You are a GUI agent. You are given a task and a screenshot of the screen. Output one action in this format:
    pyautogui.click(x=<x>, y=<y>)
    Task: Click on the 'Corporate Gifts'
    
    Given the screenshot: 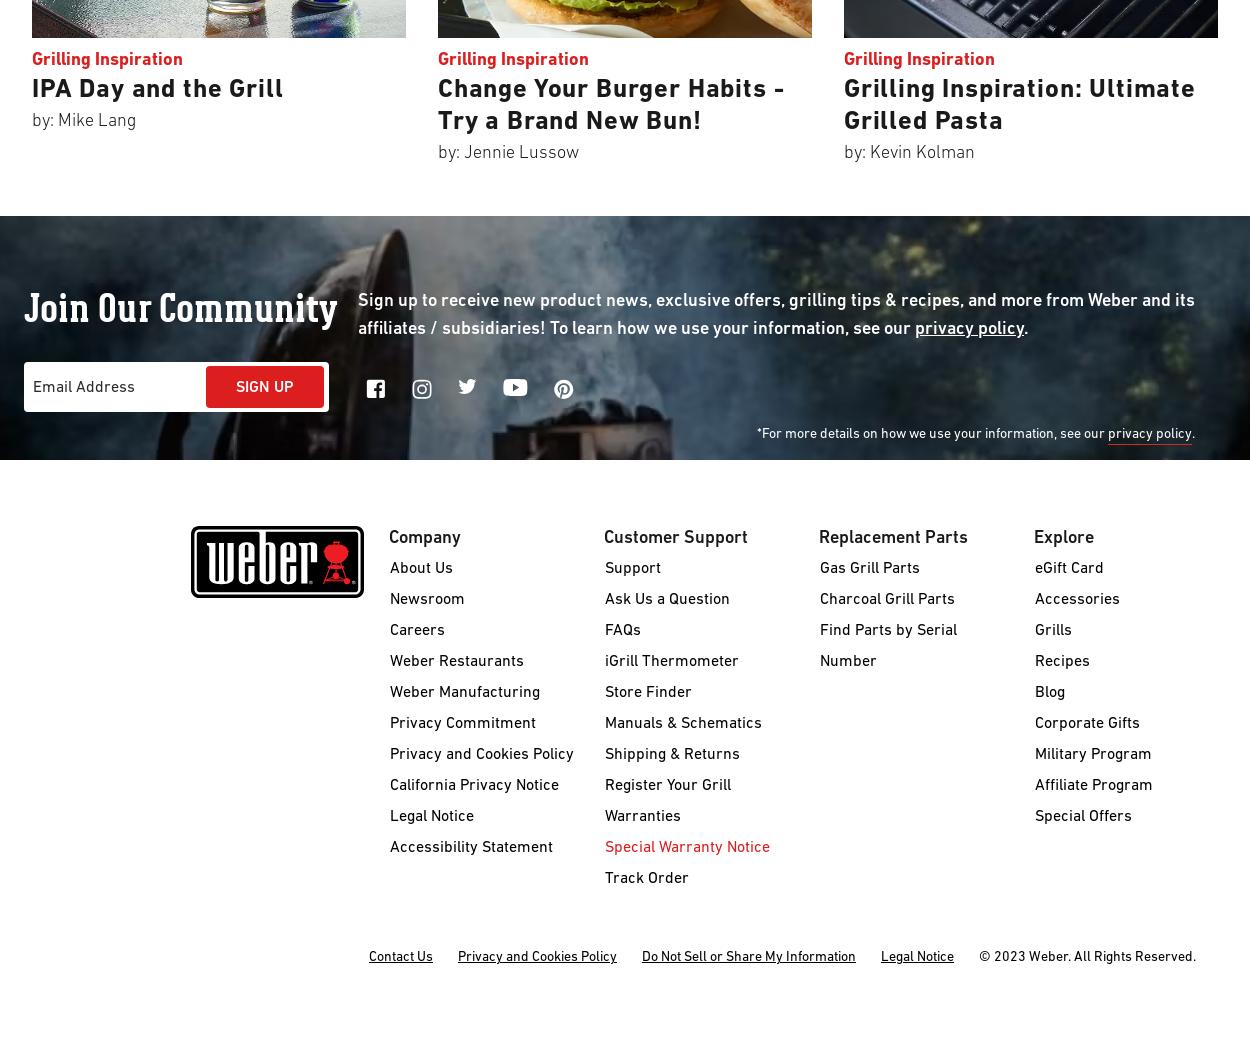 What is the action you would take?
    pyautogui.click(x=1035, y=723)
    